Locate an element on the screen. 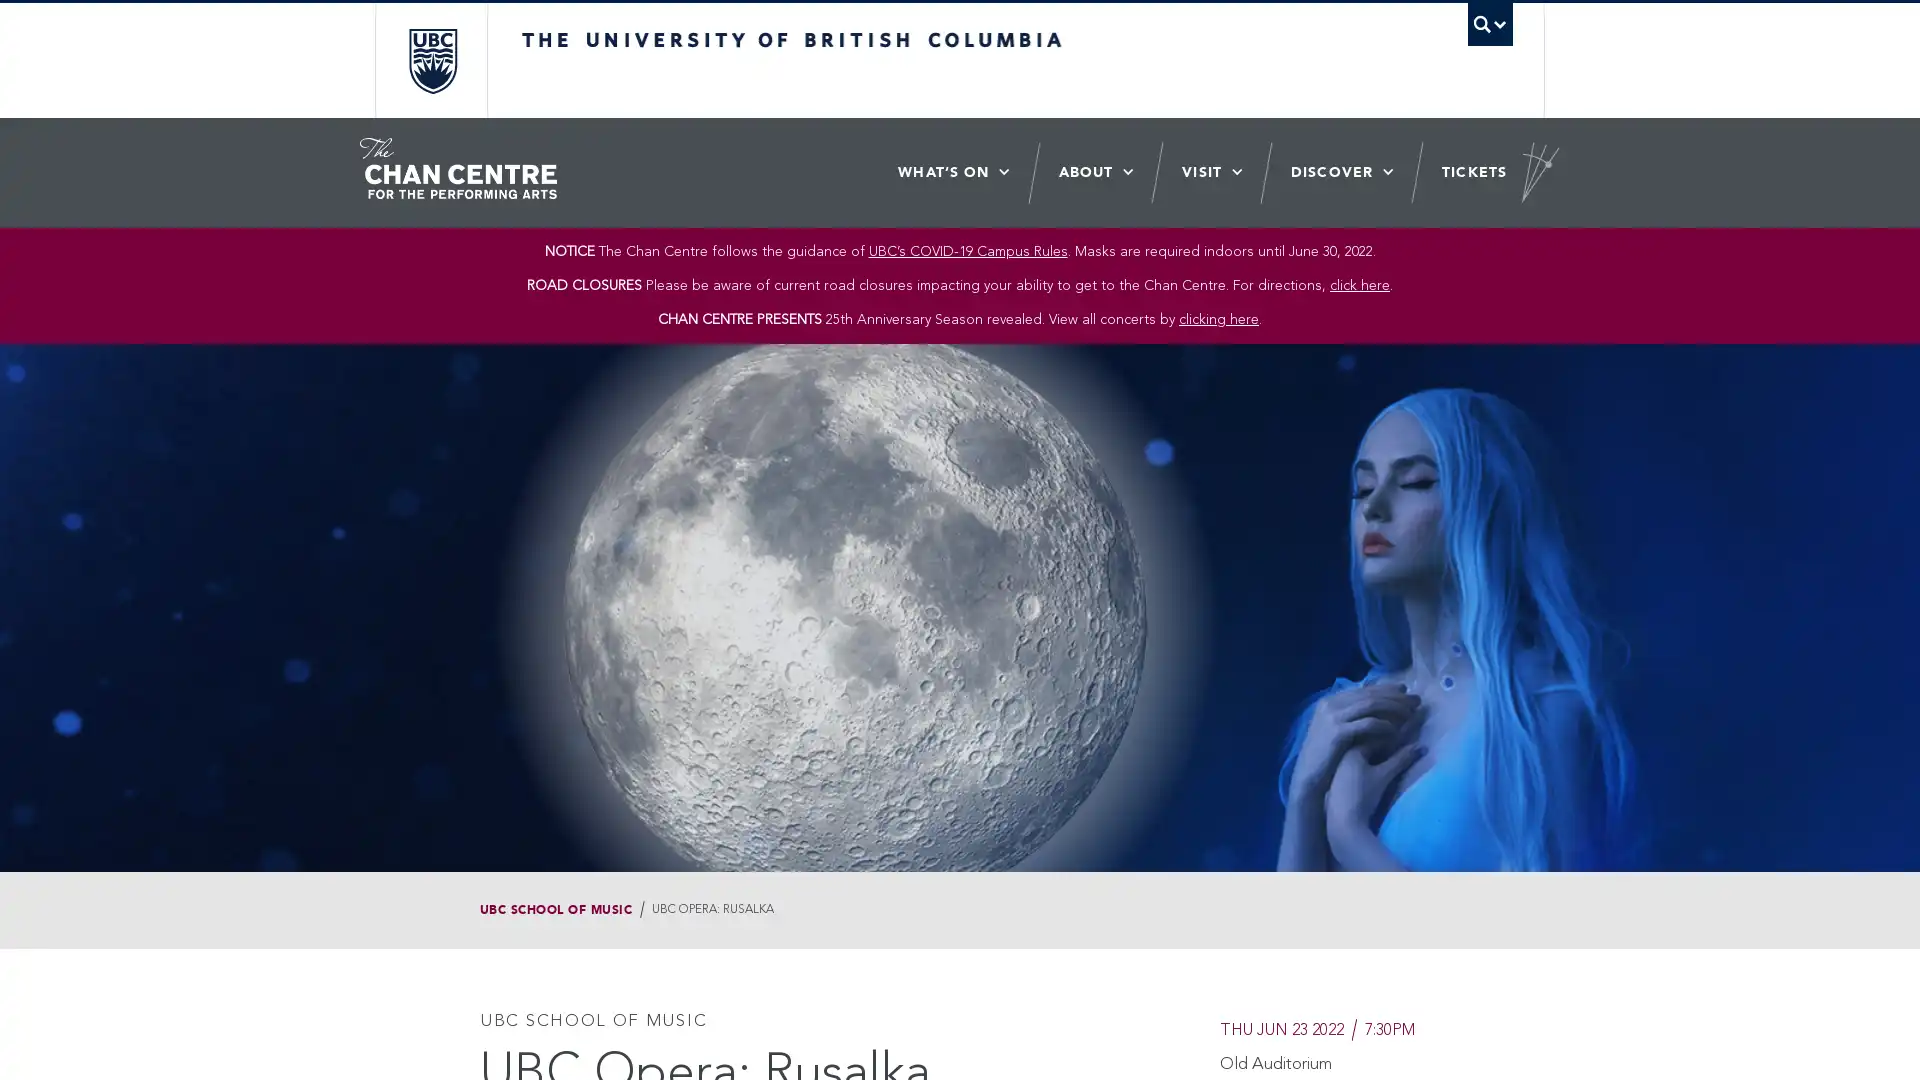 The height and width of the screenshot is (1080, 1920). Subscribe is located at coordinates (1096, 535).